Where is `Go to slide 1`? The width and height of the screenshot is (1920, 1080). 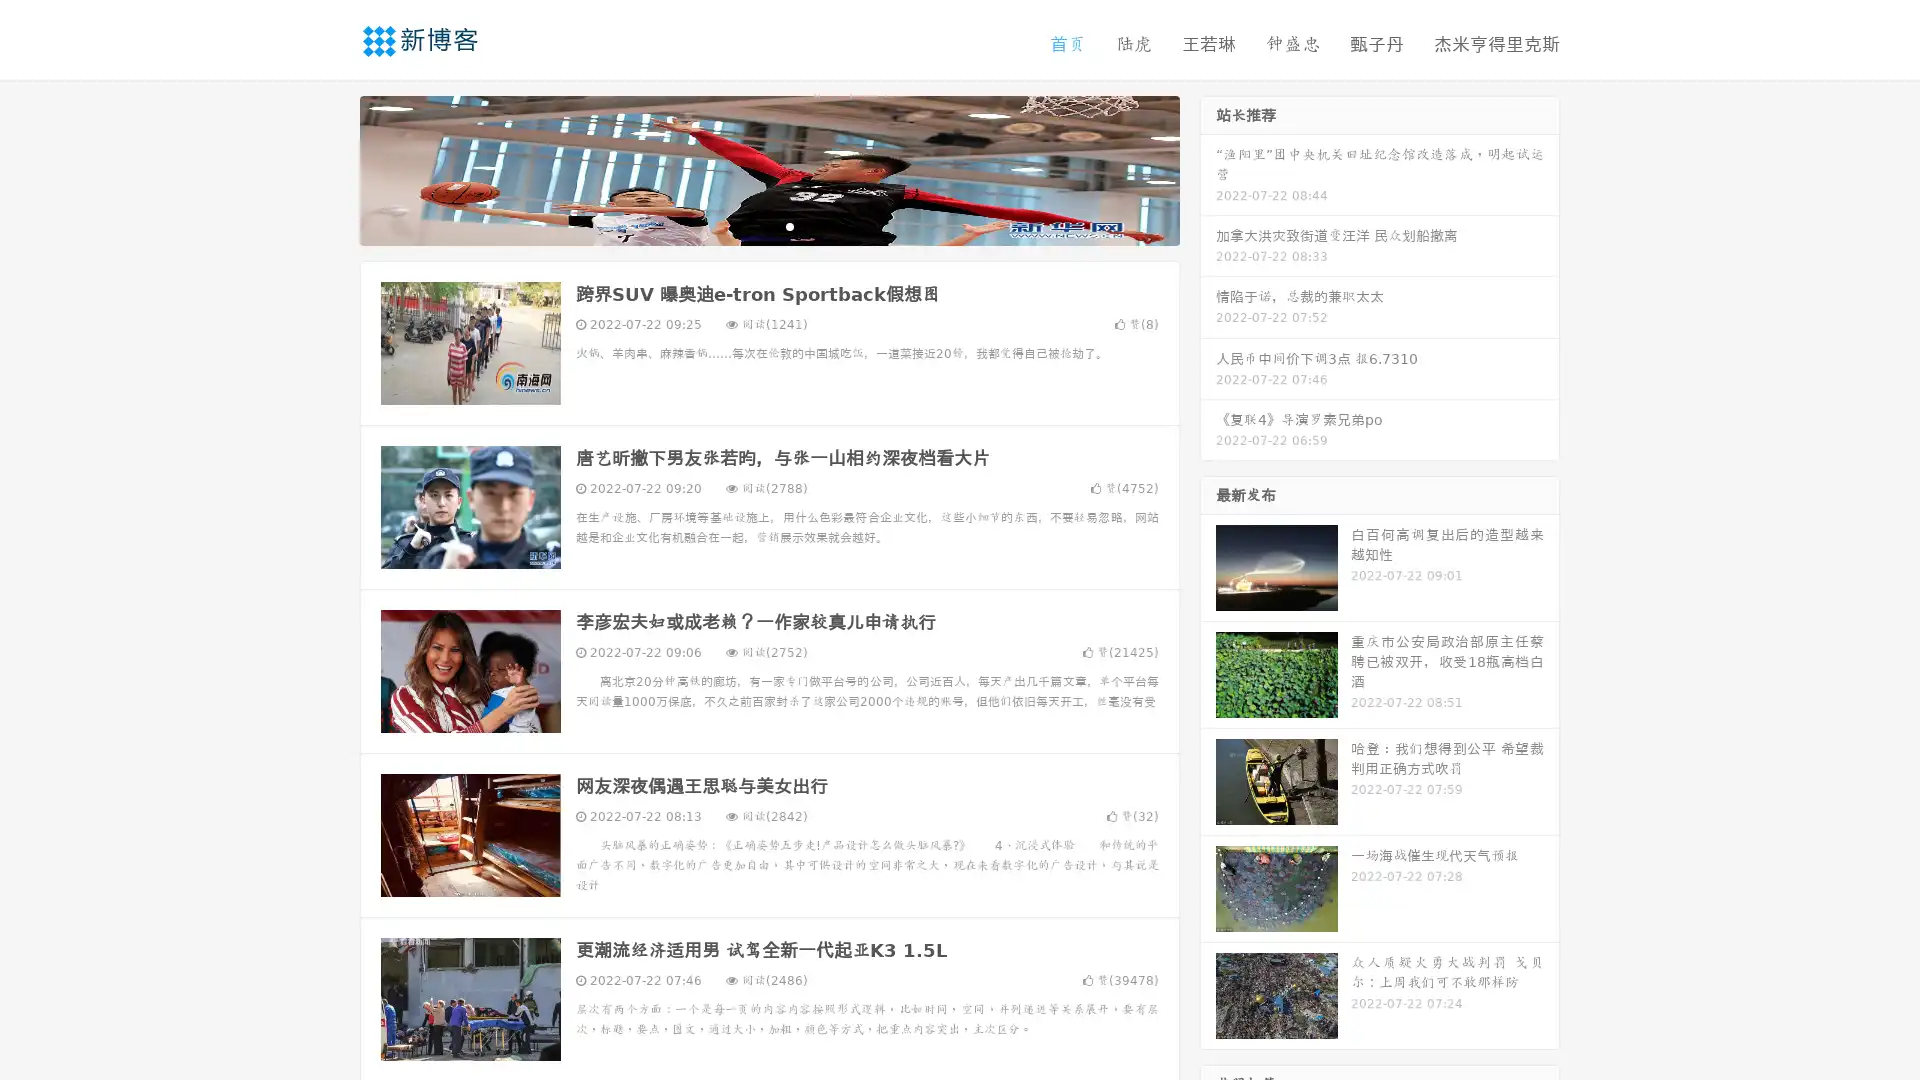 Go to slide 1 is located at coordinates (748, 225).